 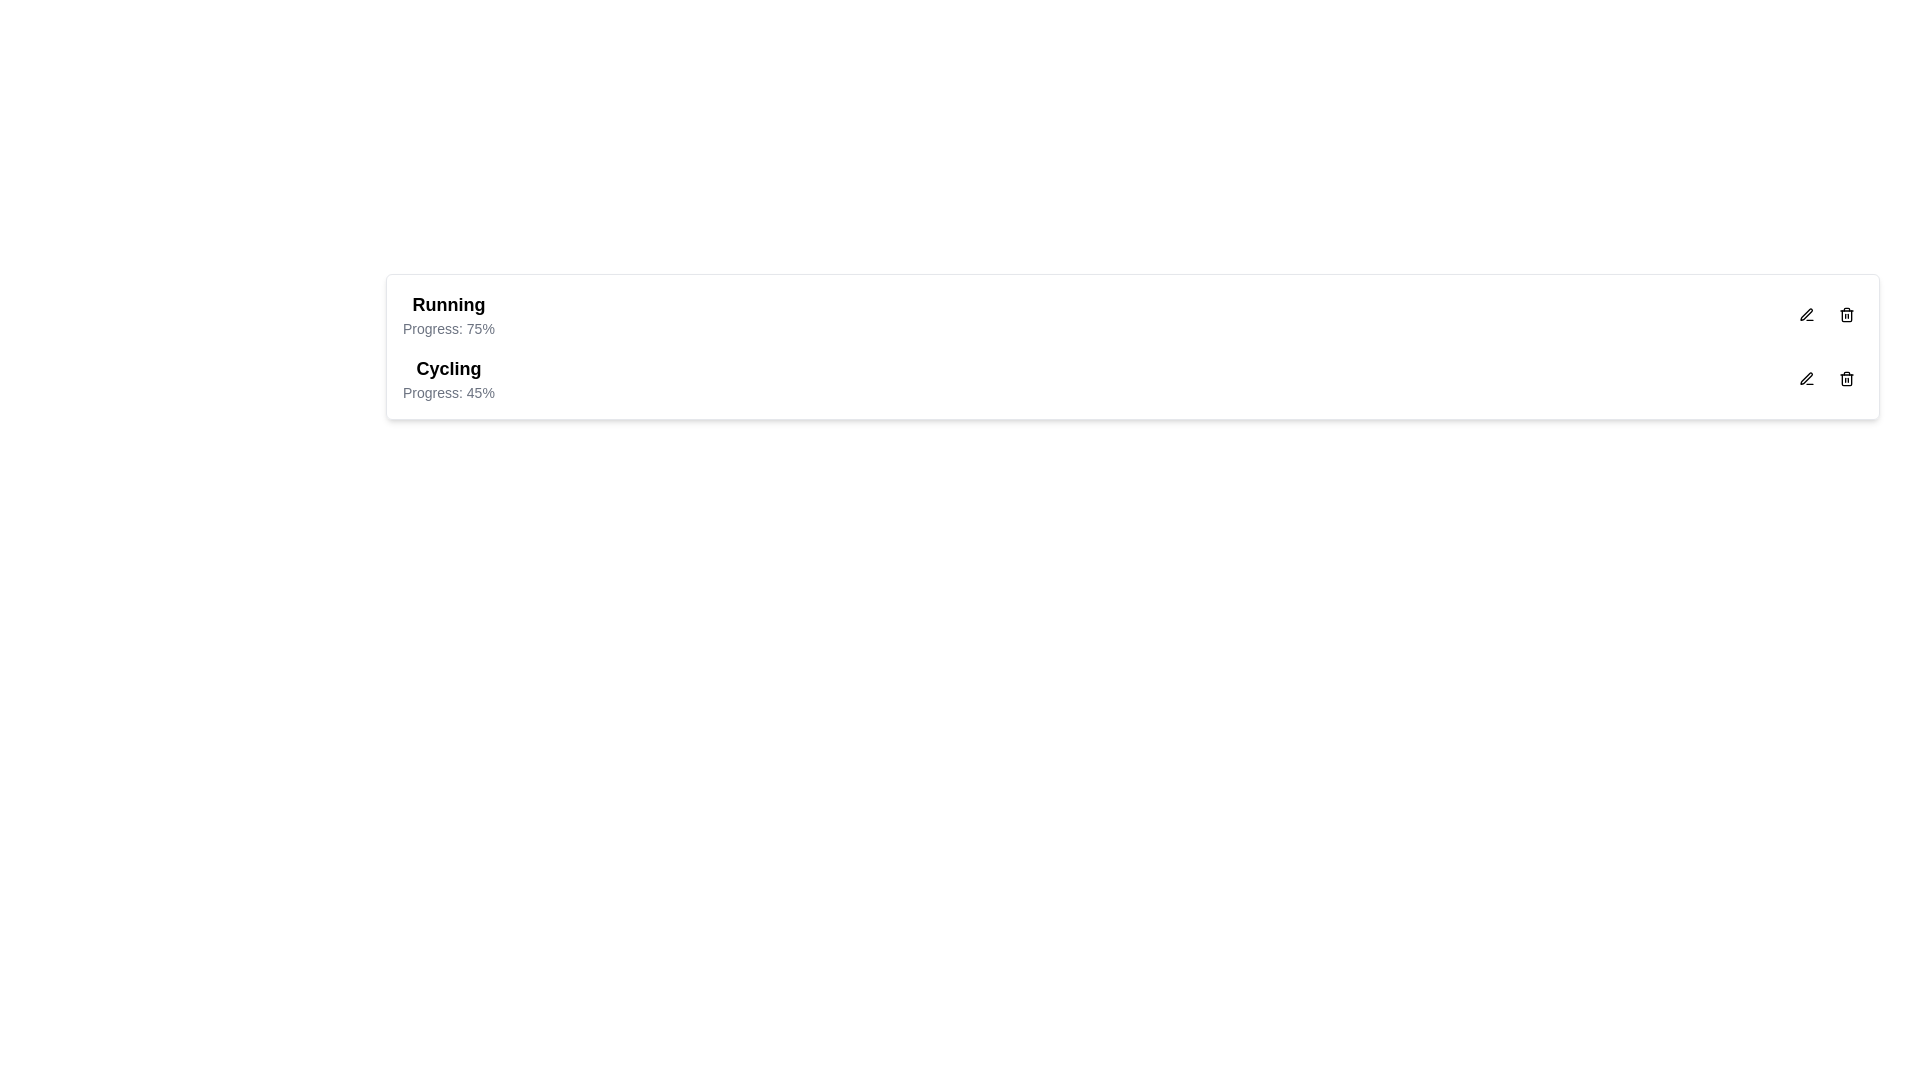 I want to click on the delete Icon Button located at the far right of the row containing the text 'Cycling' to initiate a delete action, so click(x=1846, y=378).